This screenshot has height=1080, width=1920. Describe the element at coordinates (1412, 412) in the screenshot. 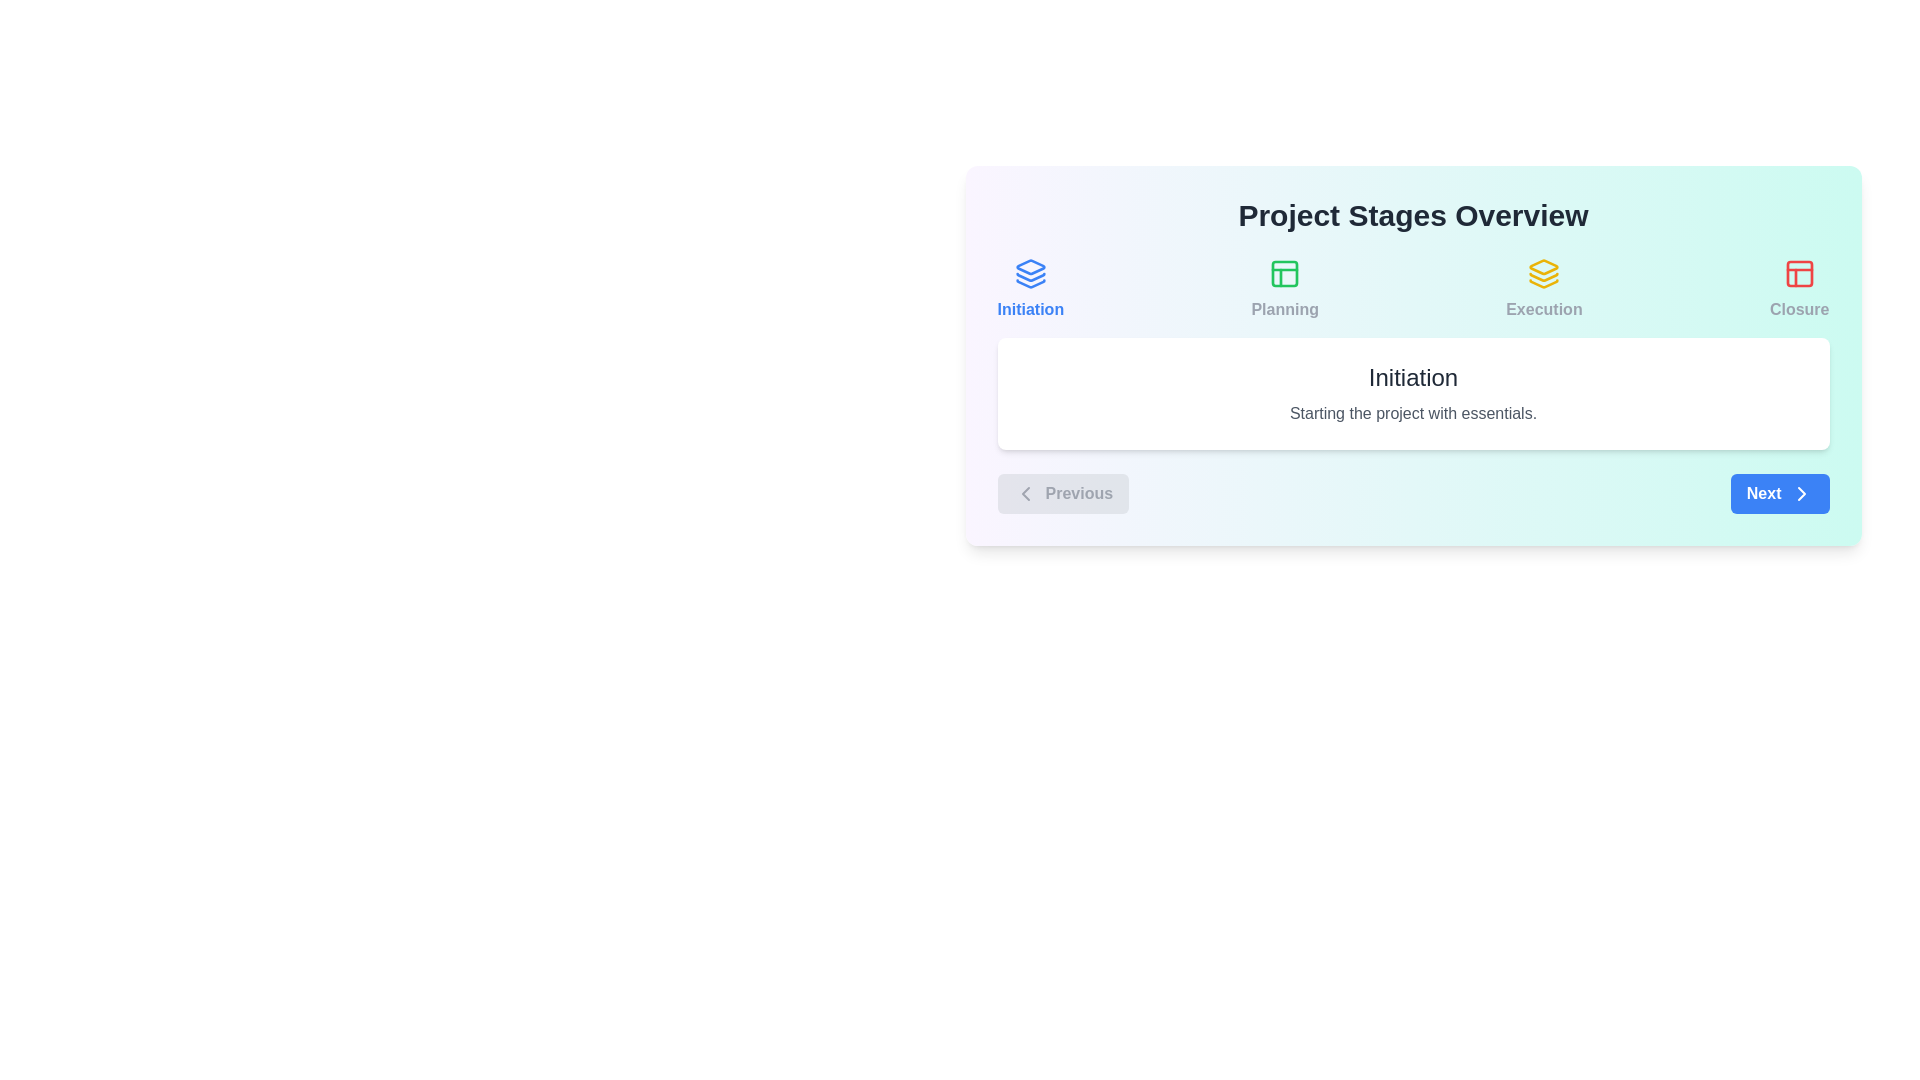

I see `the Text Label displaying 'Starting the project with essentials.' located below the header 'Initiation'` at that location.